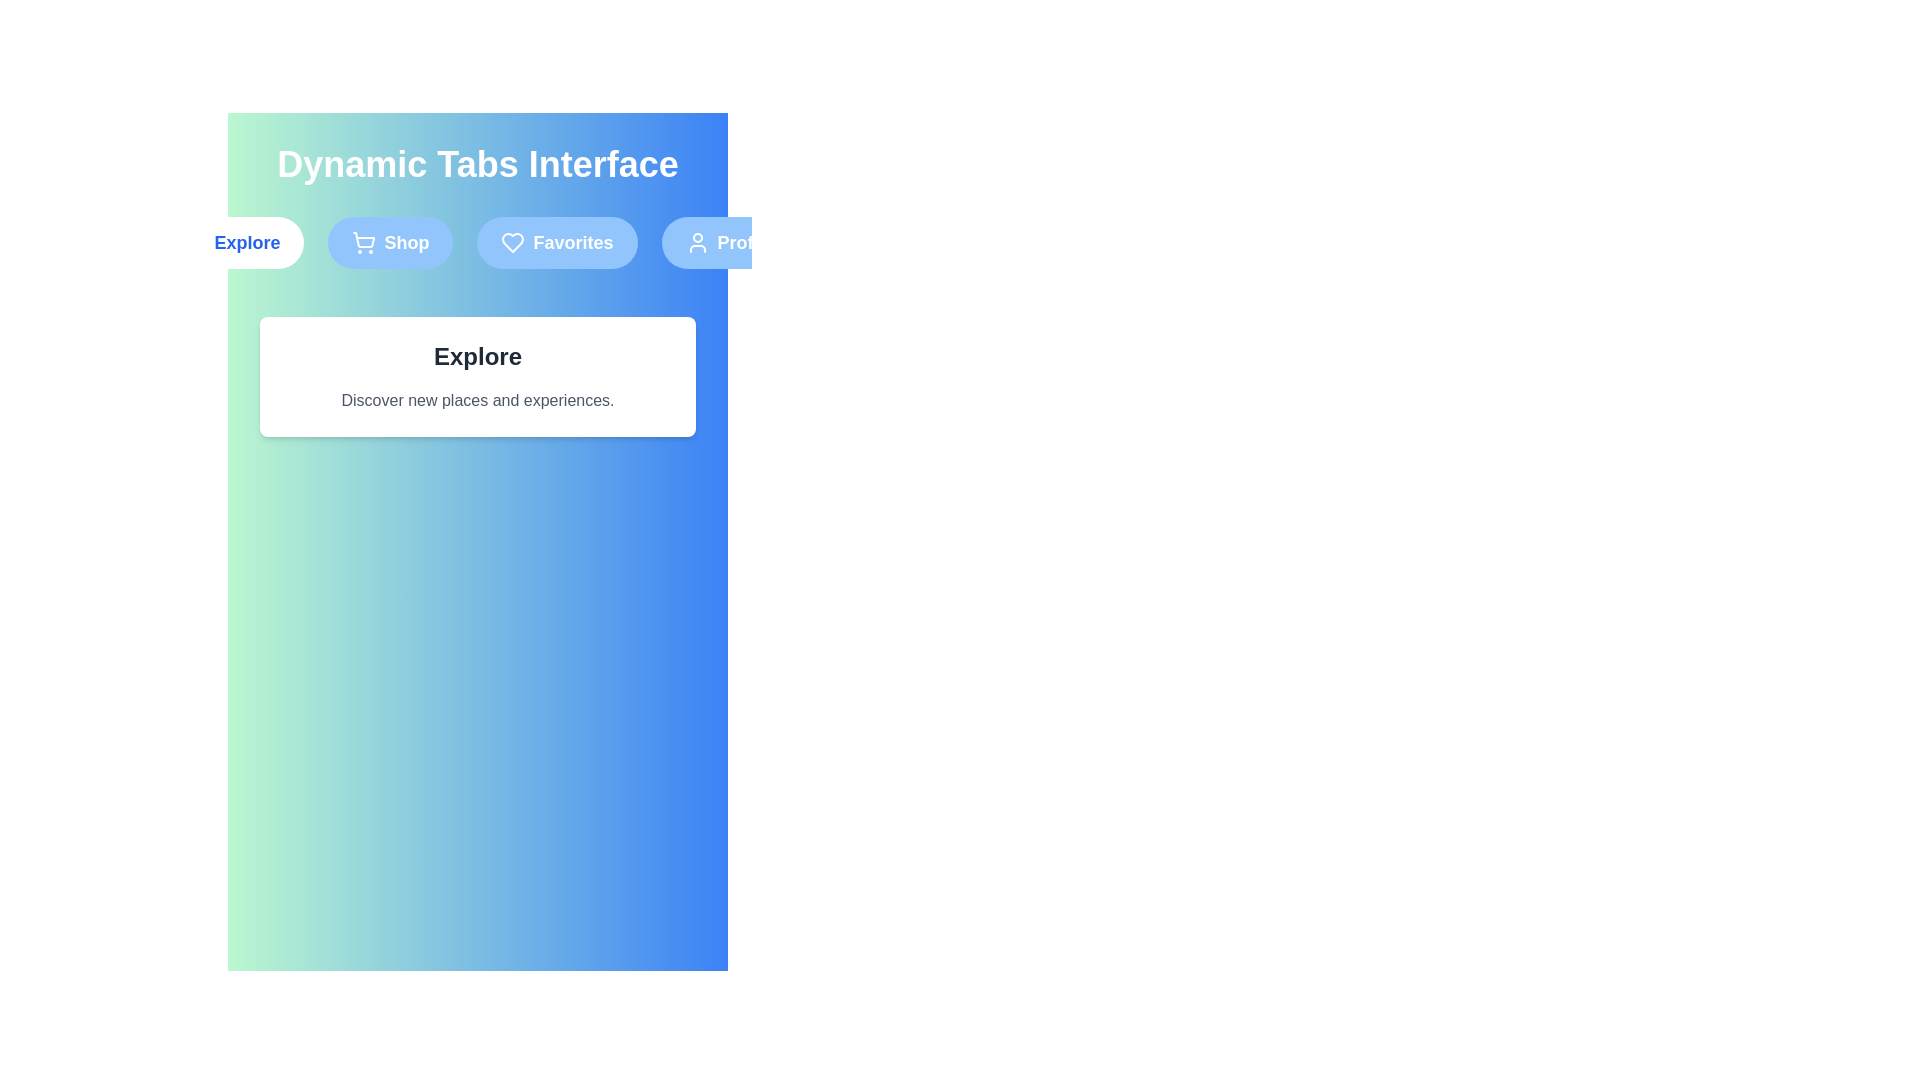 The width and height of the screenshot is (1920, 1080). Describe the element at coordinates (477, 356) in the screenshot. I see `the text 'Explore' to select it` at that location.